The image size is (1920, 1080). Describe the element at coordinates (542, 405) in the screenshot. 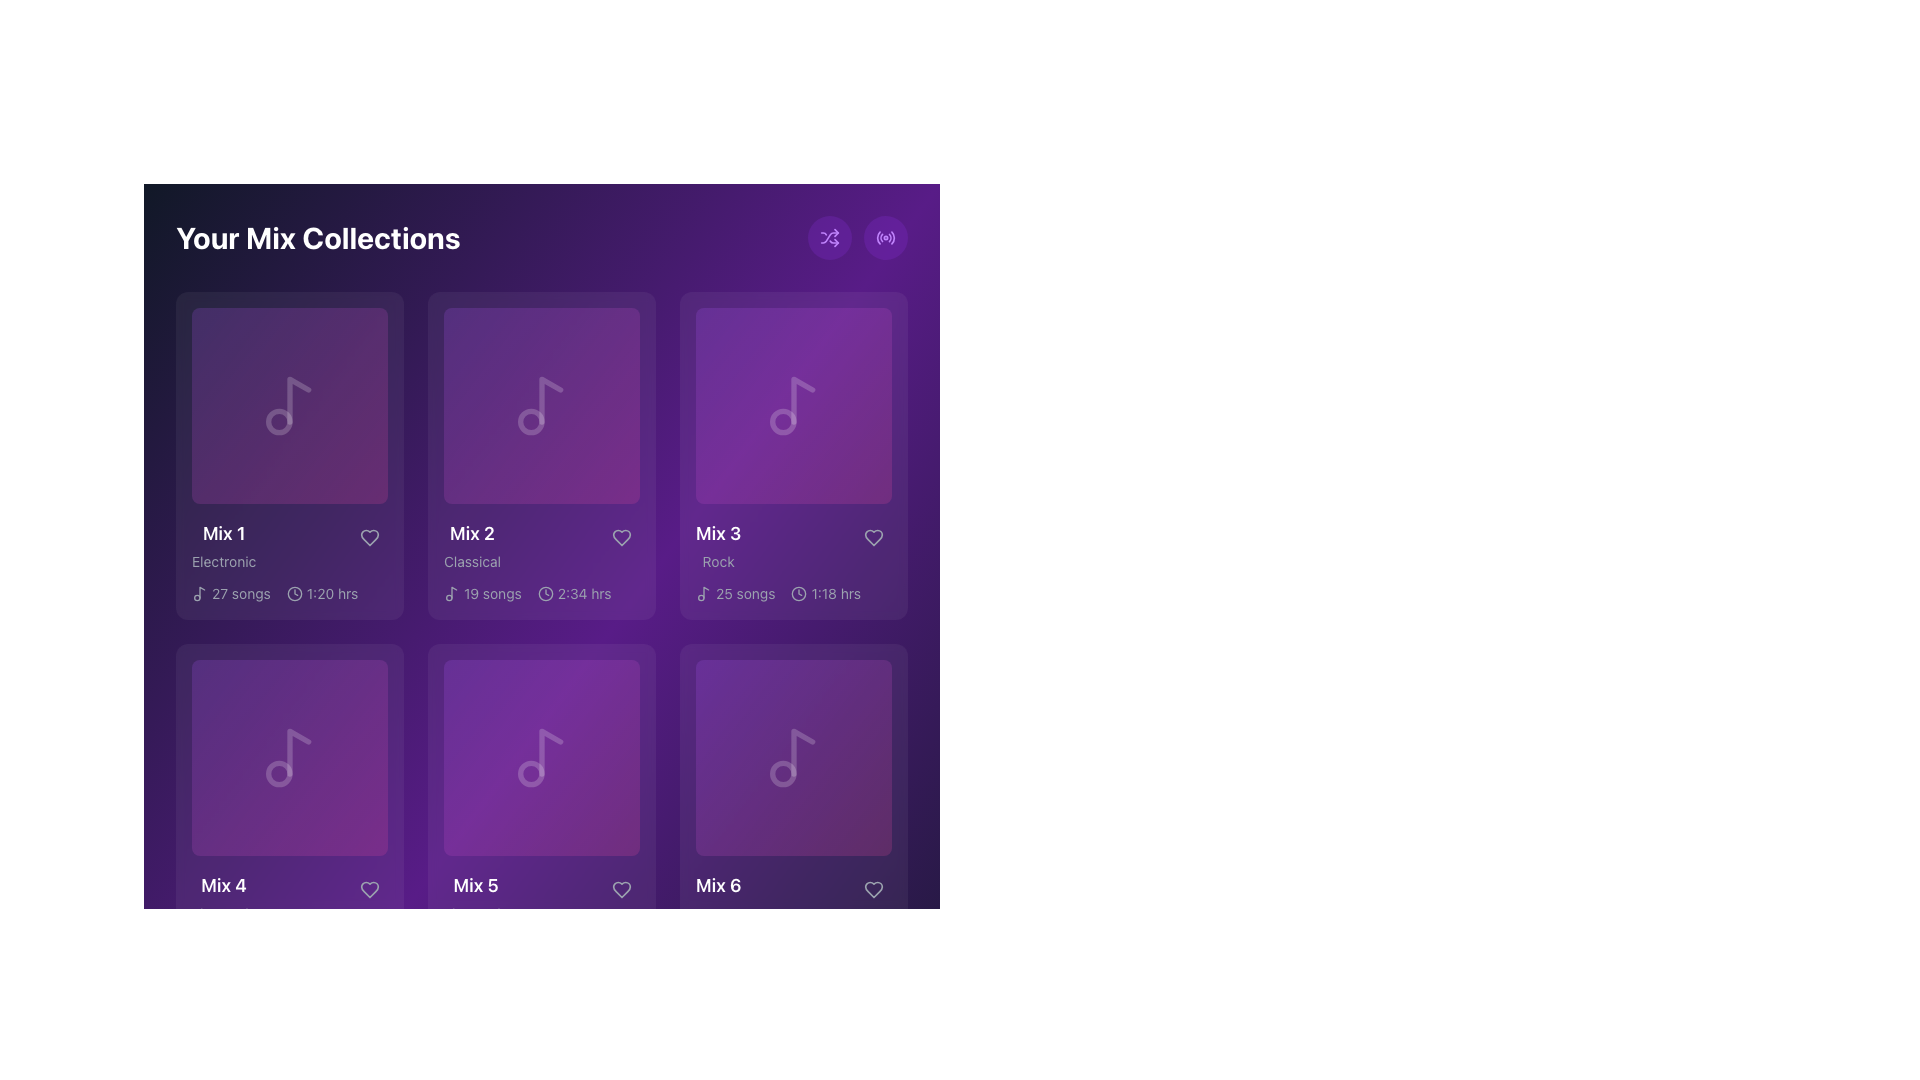

I see `the musical note icon in light purple, located in the second item of the first row of the 'Mix 2' grid layout` at that location.